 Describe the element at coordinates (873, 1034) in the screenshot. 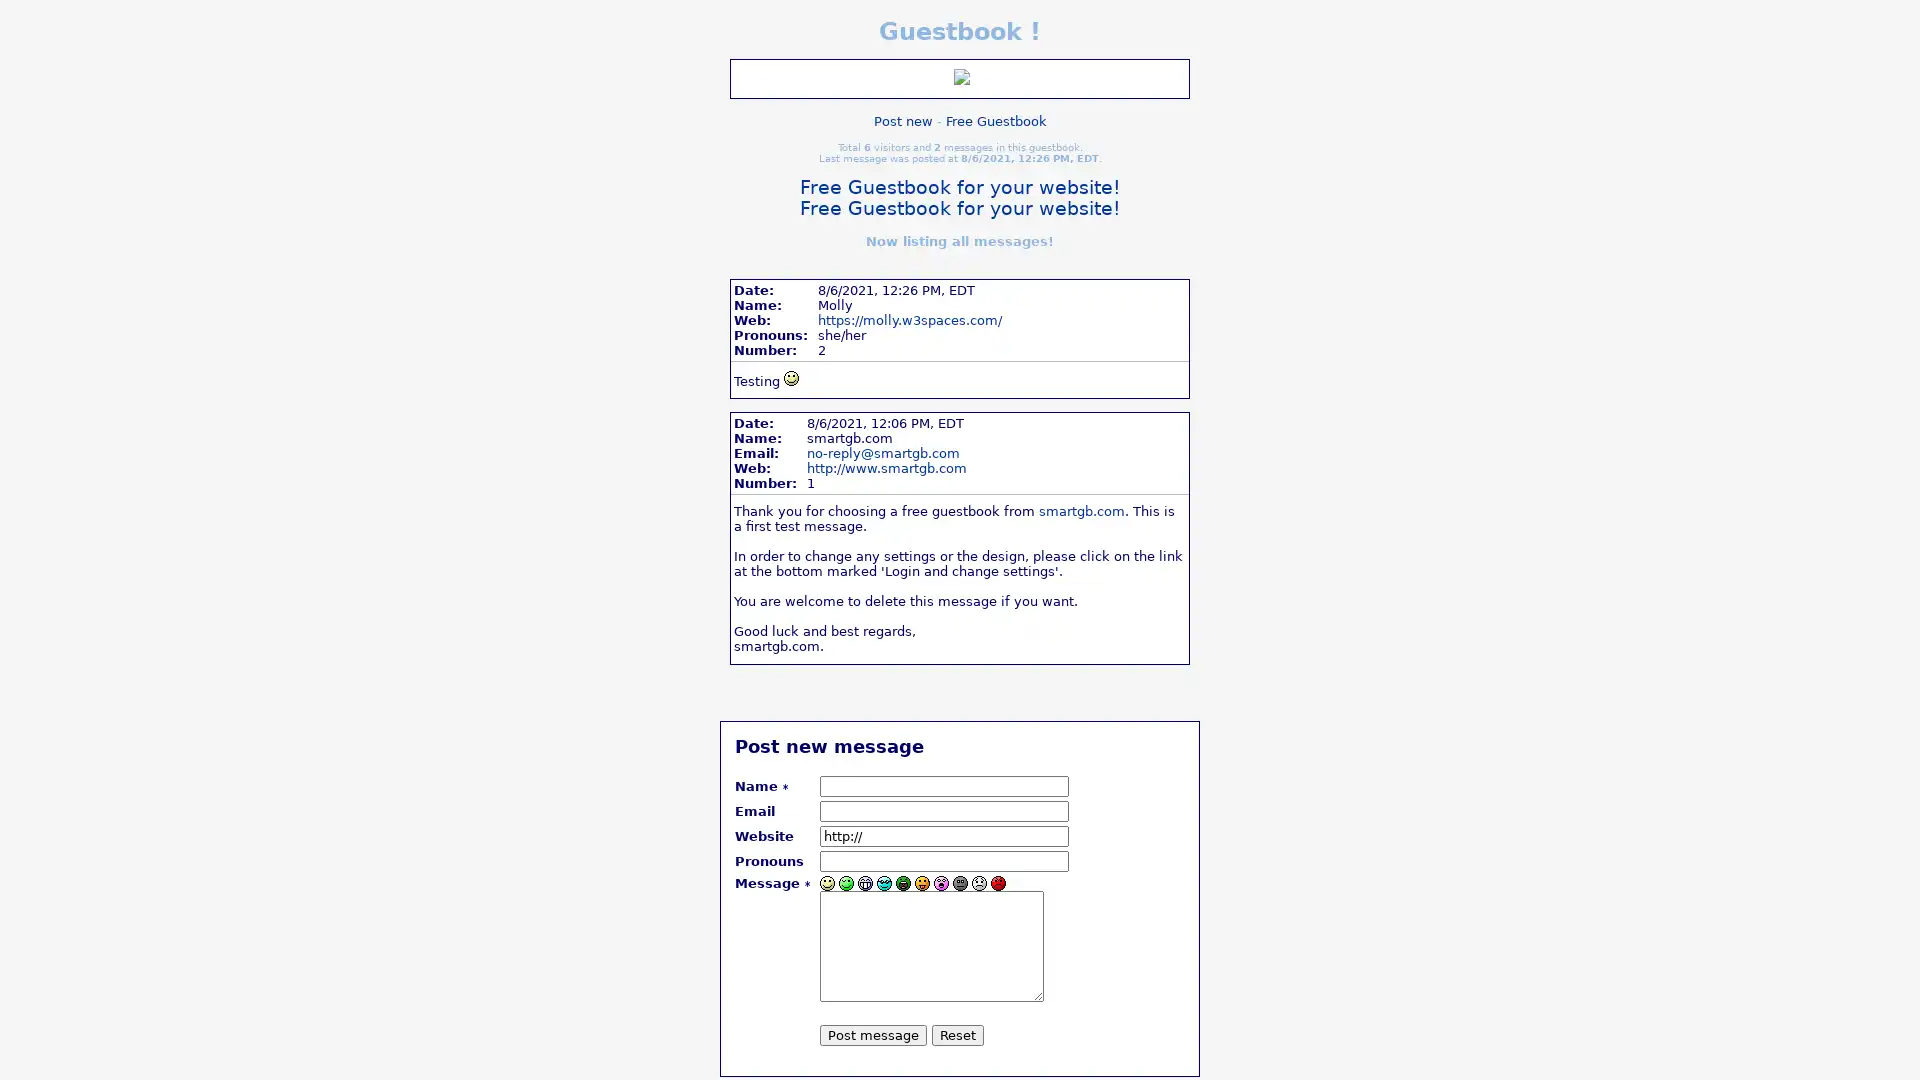

I see `Post message` at that location.